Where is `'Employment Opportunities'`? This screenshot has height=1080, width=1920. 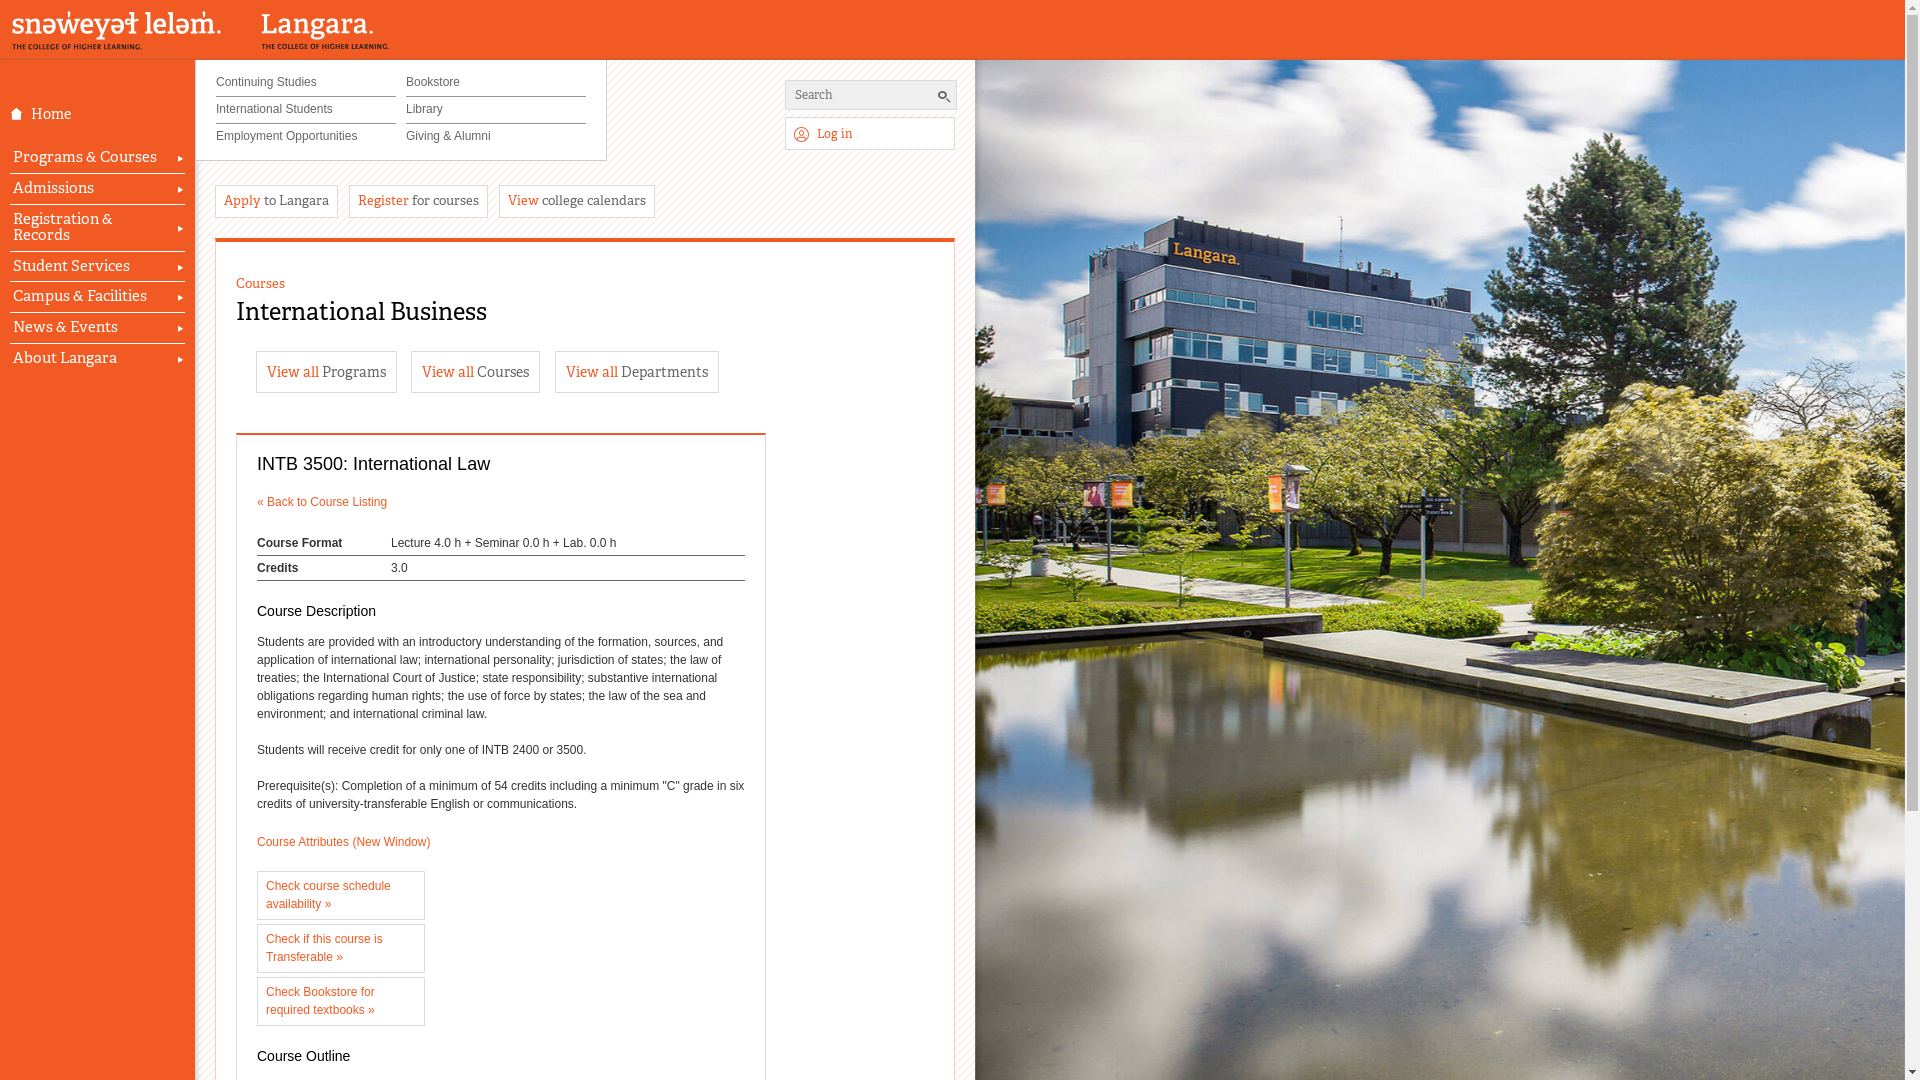
'Employment Opportunities' is located at coordinates (216, 136).